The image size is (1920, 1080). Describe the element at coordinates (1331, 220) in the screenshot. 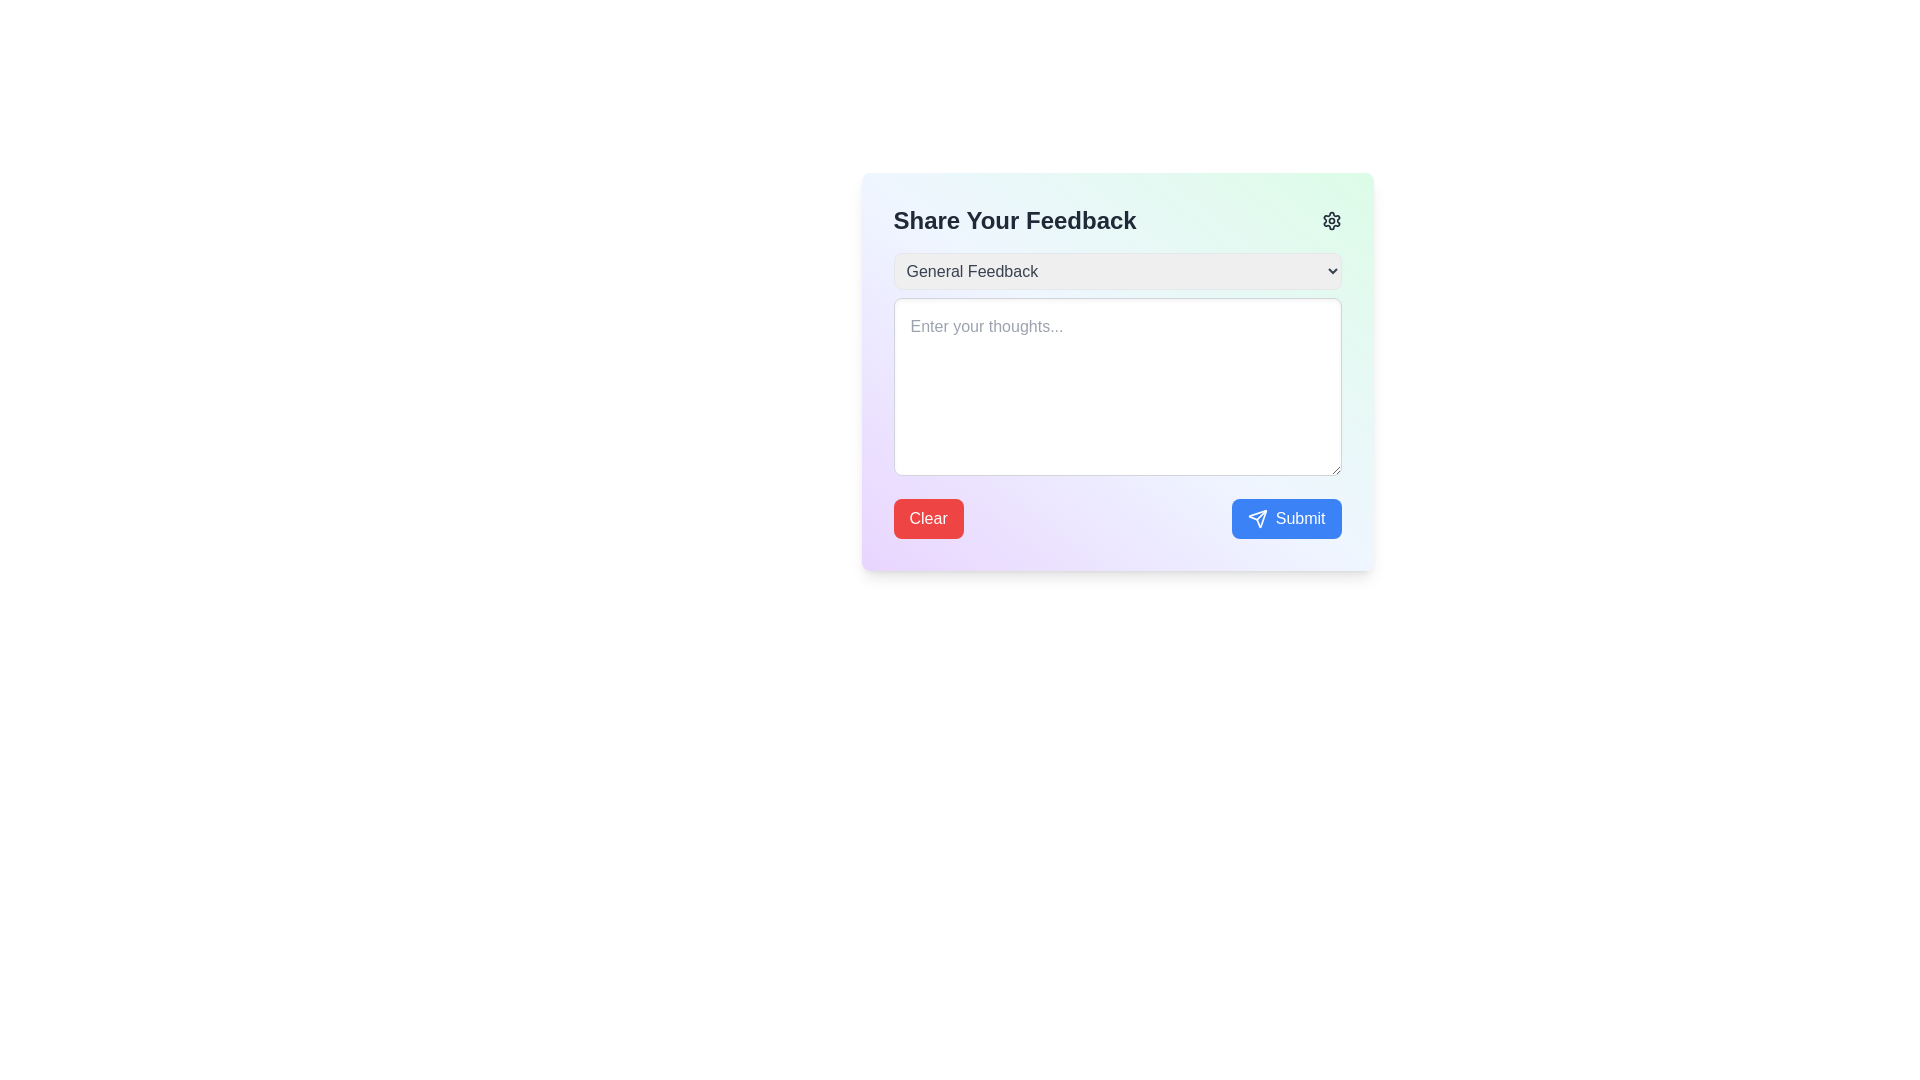

I see `the settings icon located in the top-right corner of the feedback interface` at that location.